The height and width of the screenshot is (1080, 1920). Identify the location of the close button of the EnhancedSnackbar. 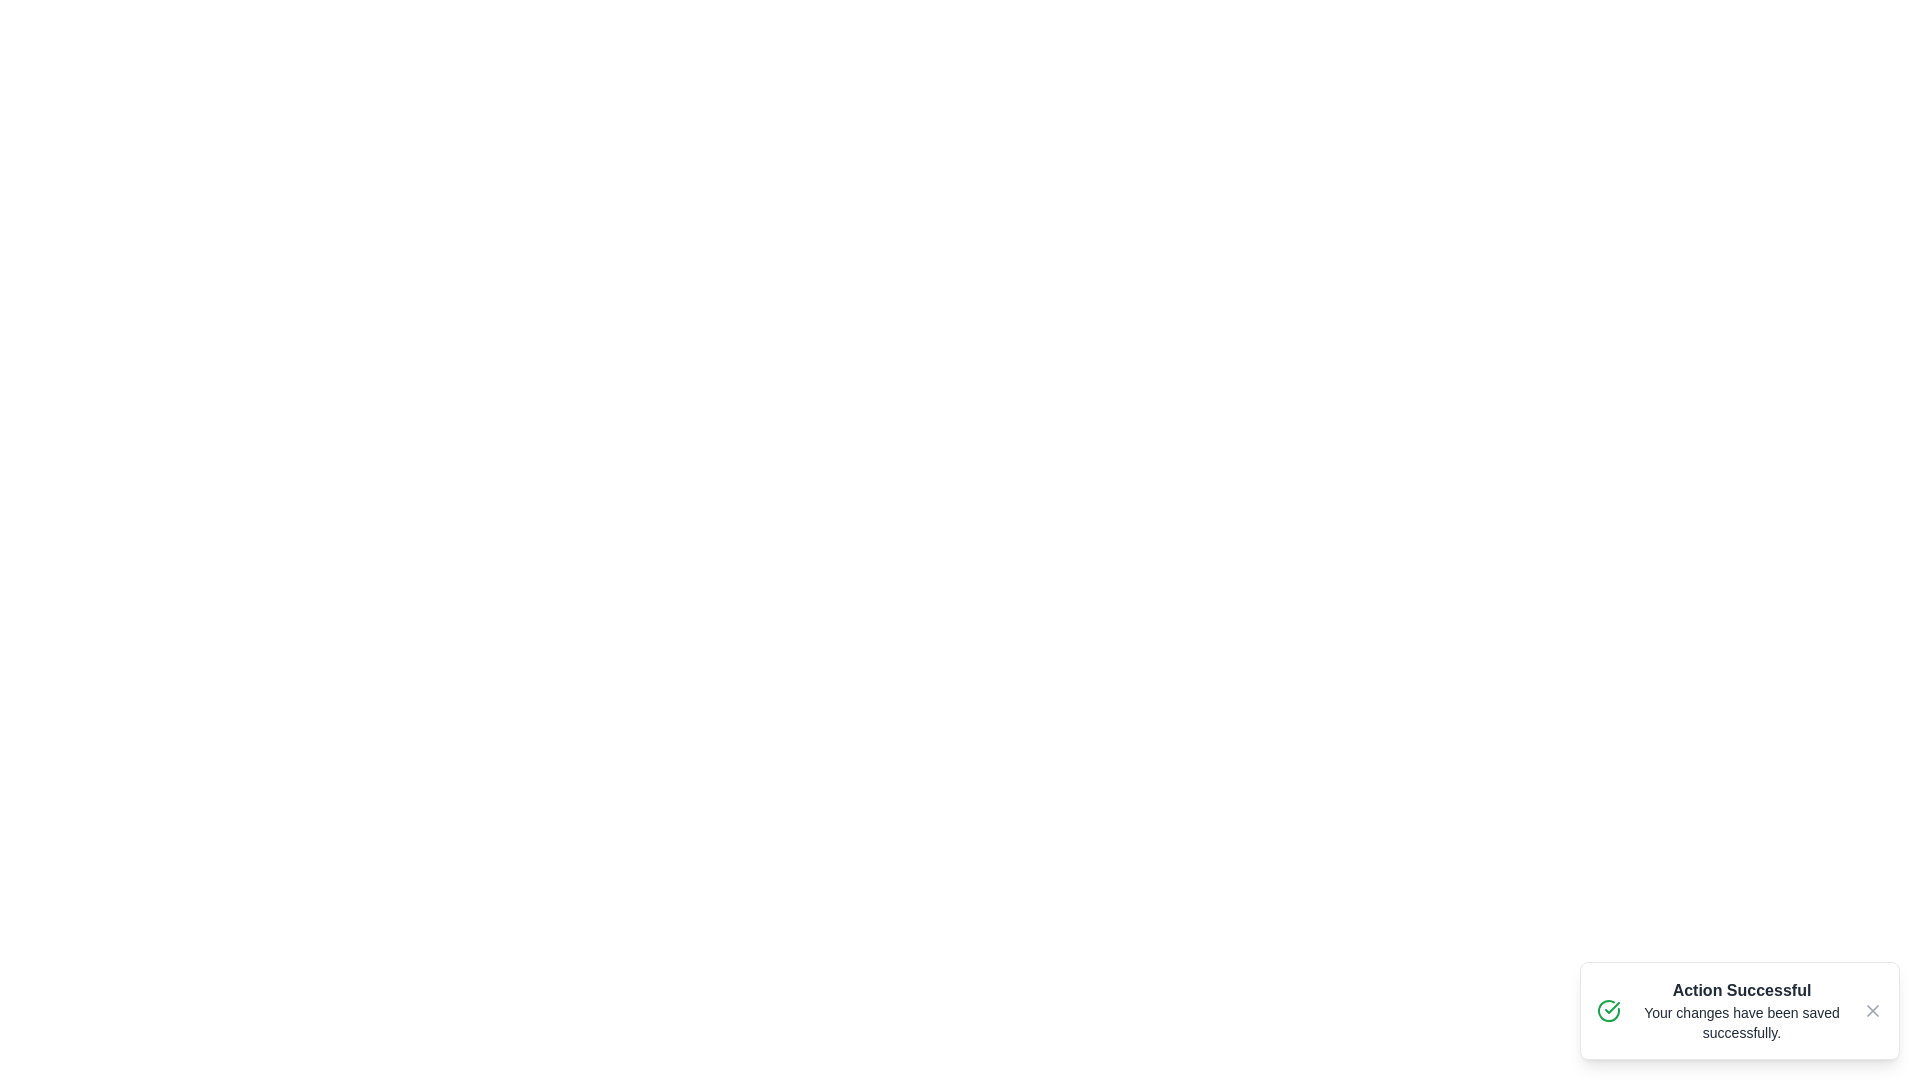
(1871, 1010).